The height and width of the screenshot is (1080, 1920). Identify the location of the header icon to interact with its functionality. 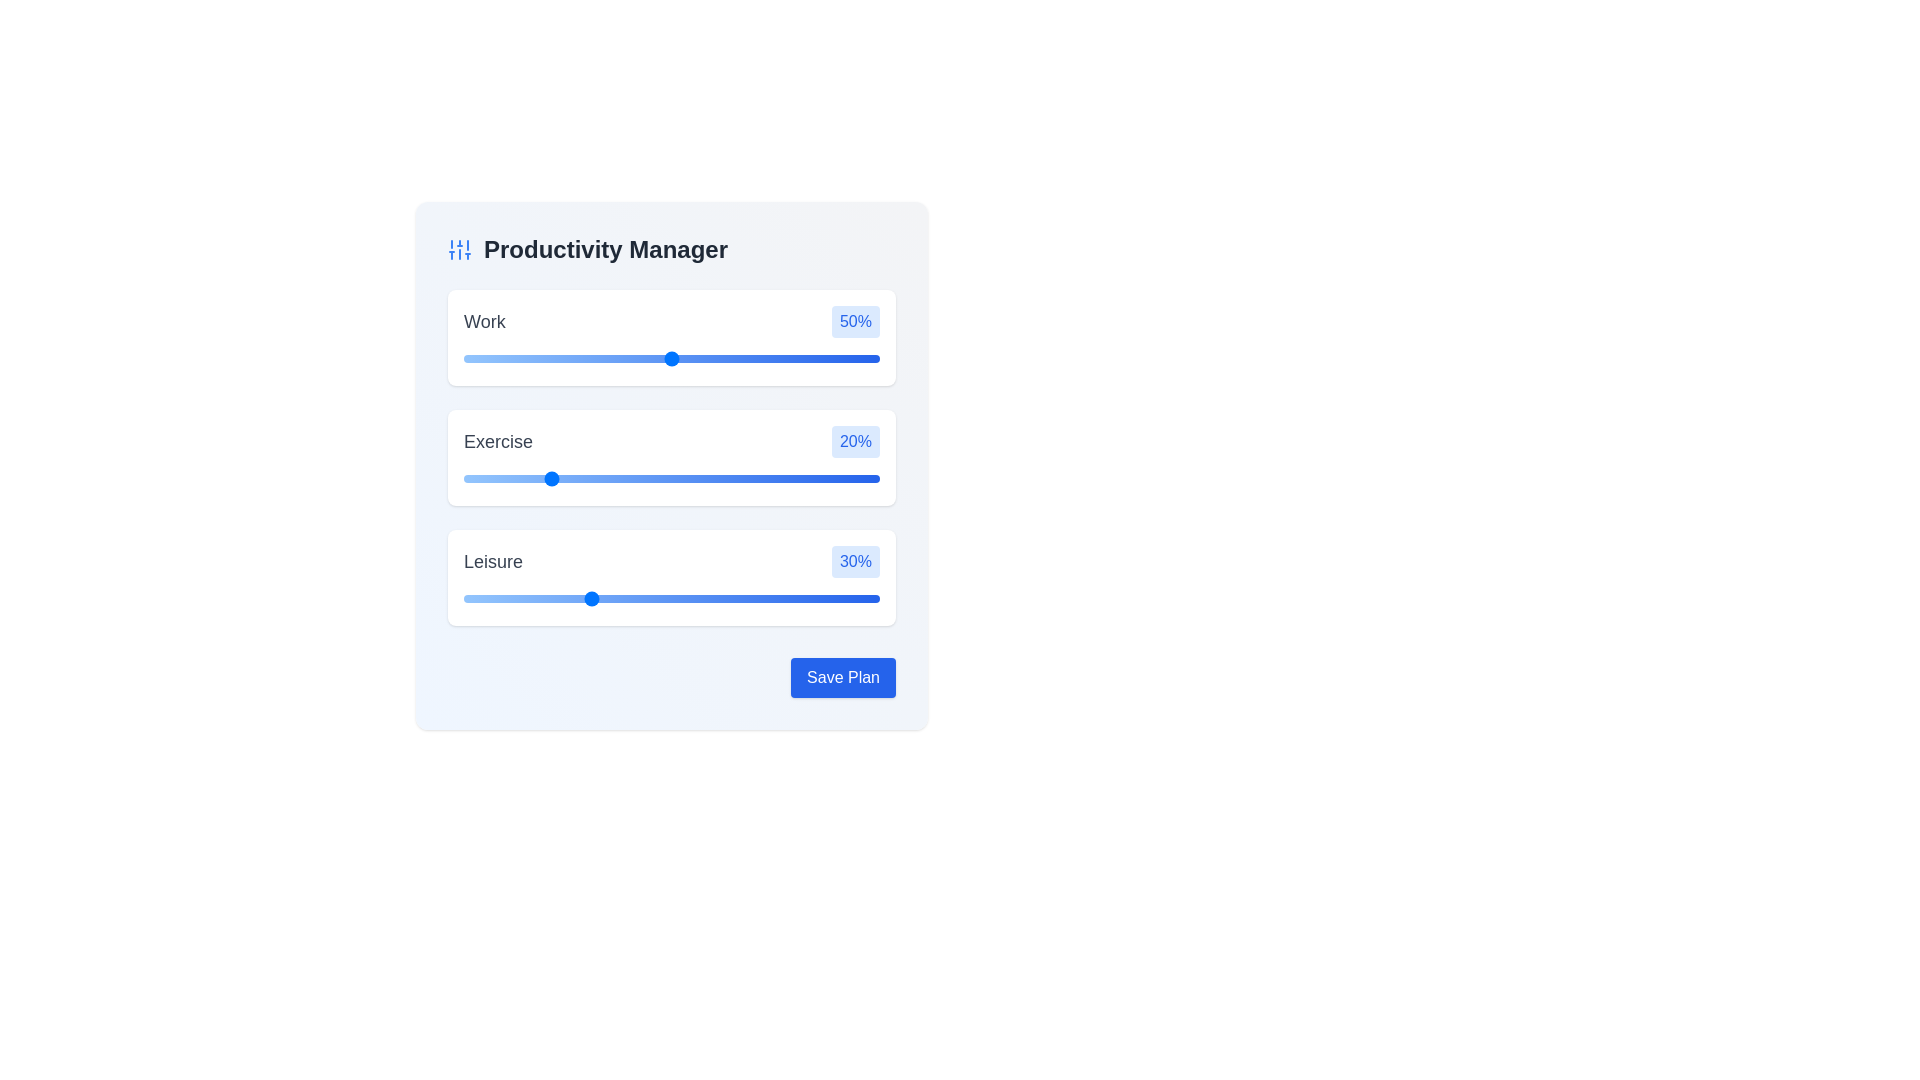
(459, 249).